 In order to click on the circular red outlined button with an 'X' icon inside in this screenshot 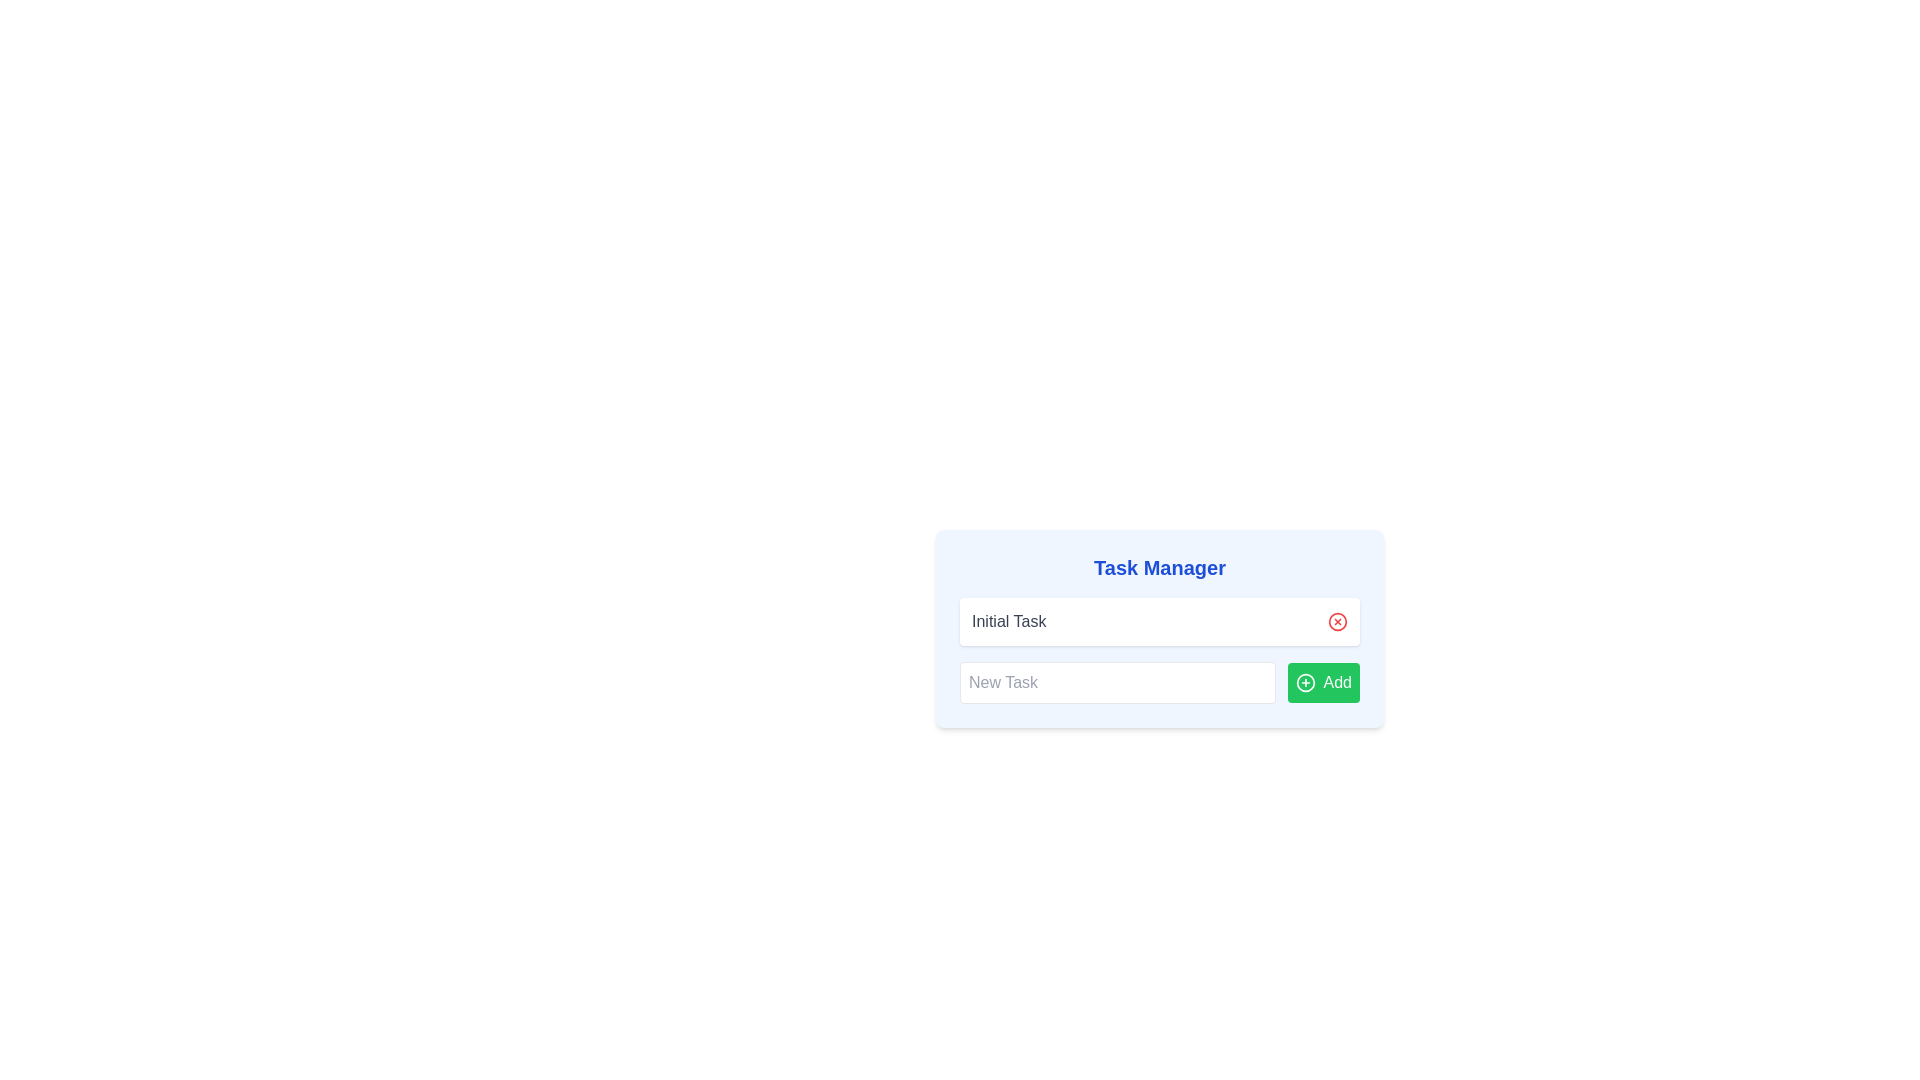, I will do `click(1338, 620)`.